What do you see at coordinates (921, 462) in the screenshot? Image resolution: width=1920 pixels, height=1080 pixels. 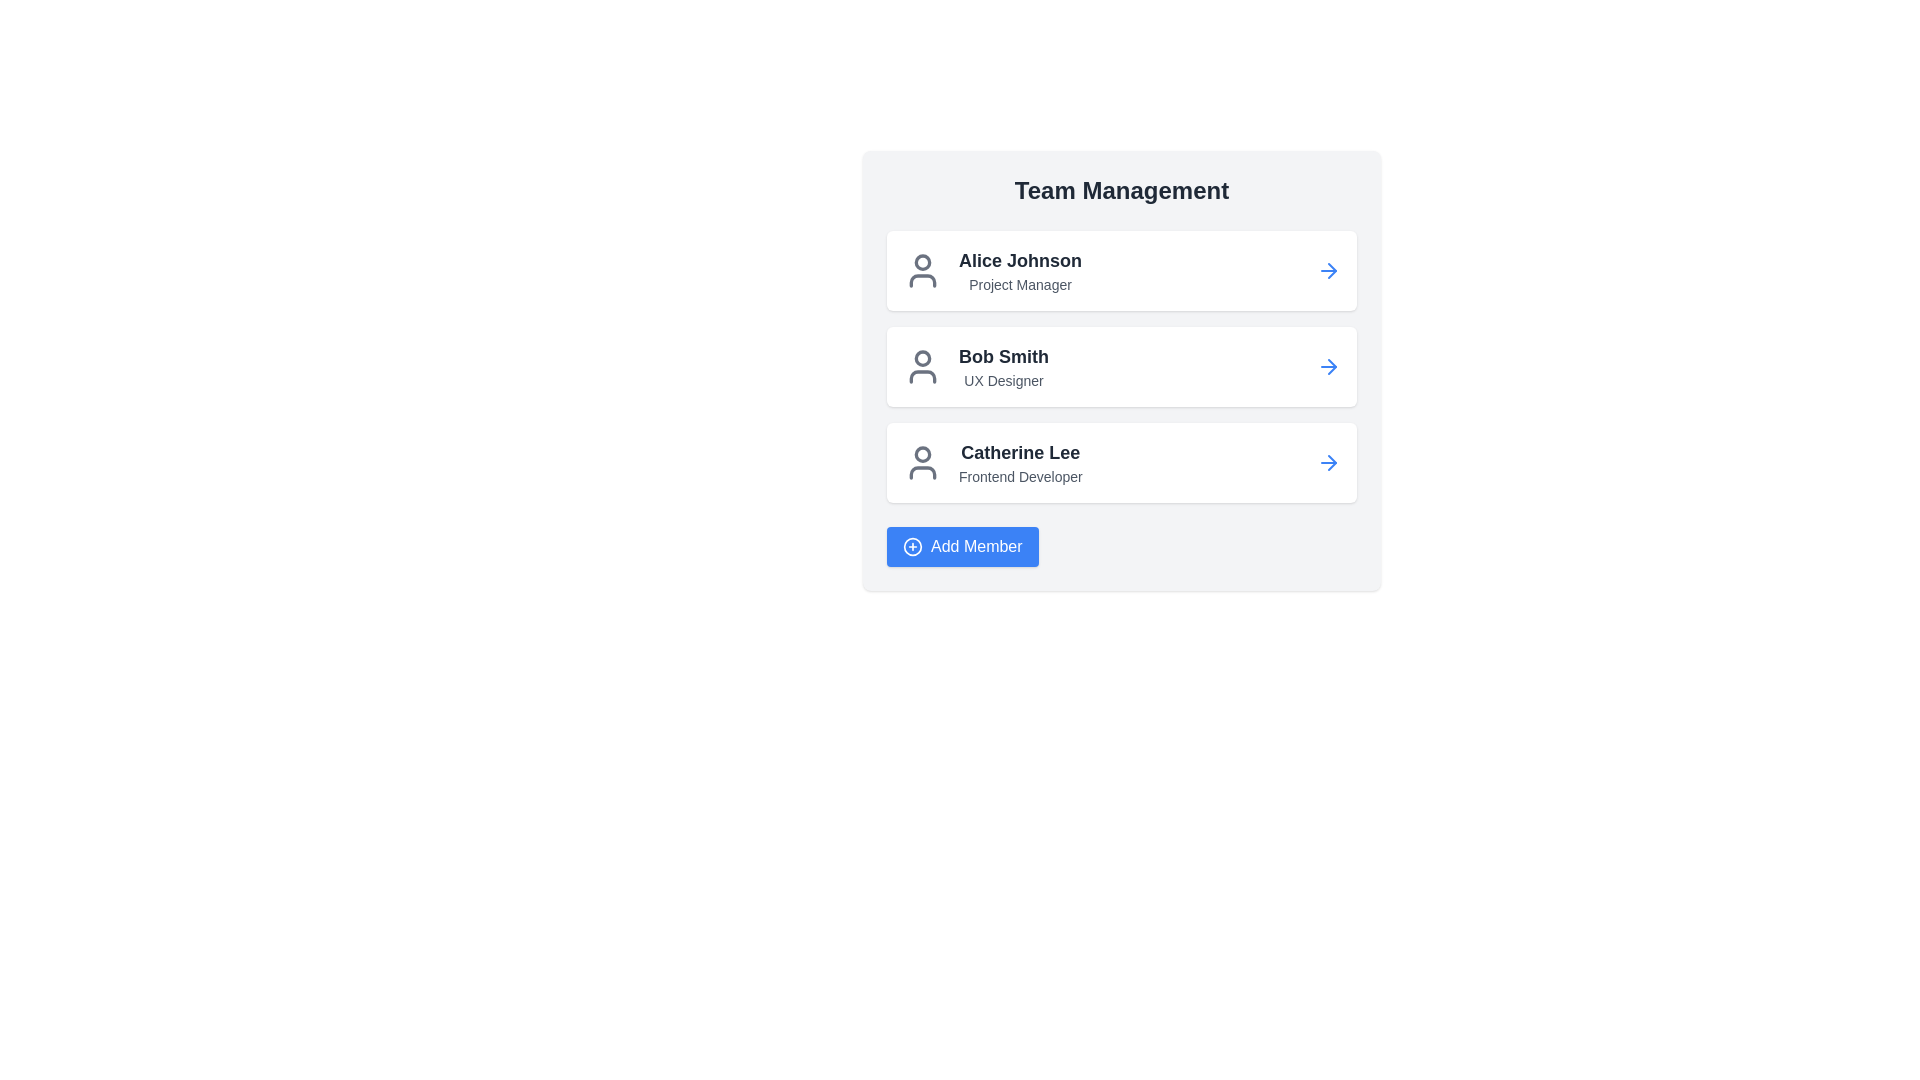 I see `the user profile SVG icon located in the third row under the 'Team Management' panel, to the left of the name 'Catherine Lee'` at bounding box center [921, 462].